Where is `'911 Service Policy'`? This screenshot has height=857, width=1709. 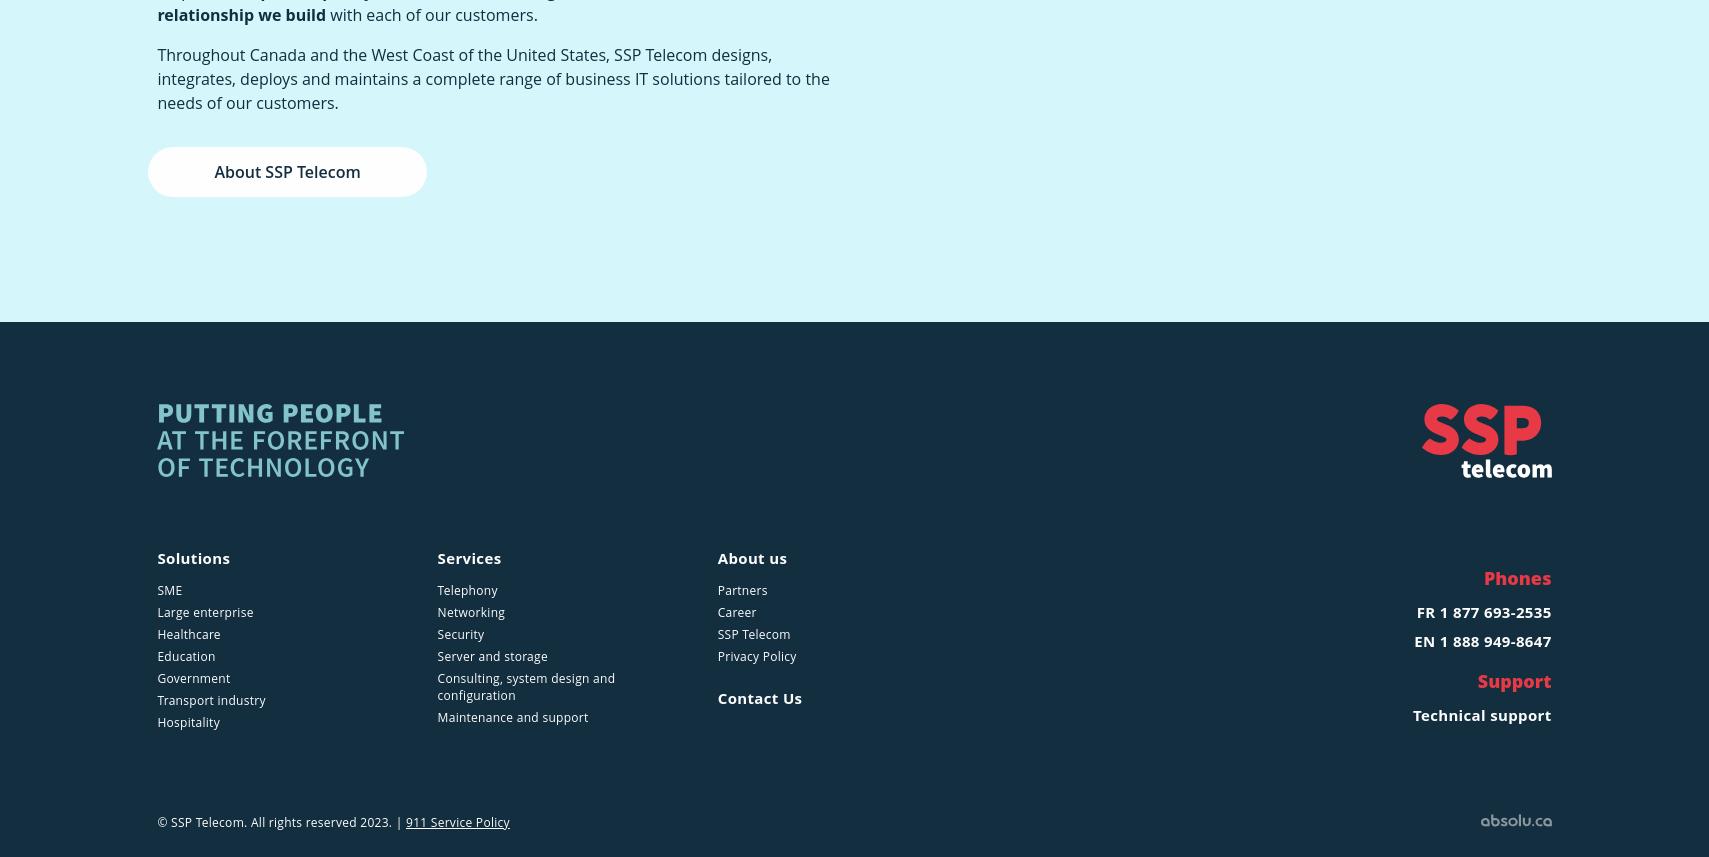 '911 Service Policy' is located at coordinates (455, 820).